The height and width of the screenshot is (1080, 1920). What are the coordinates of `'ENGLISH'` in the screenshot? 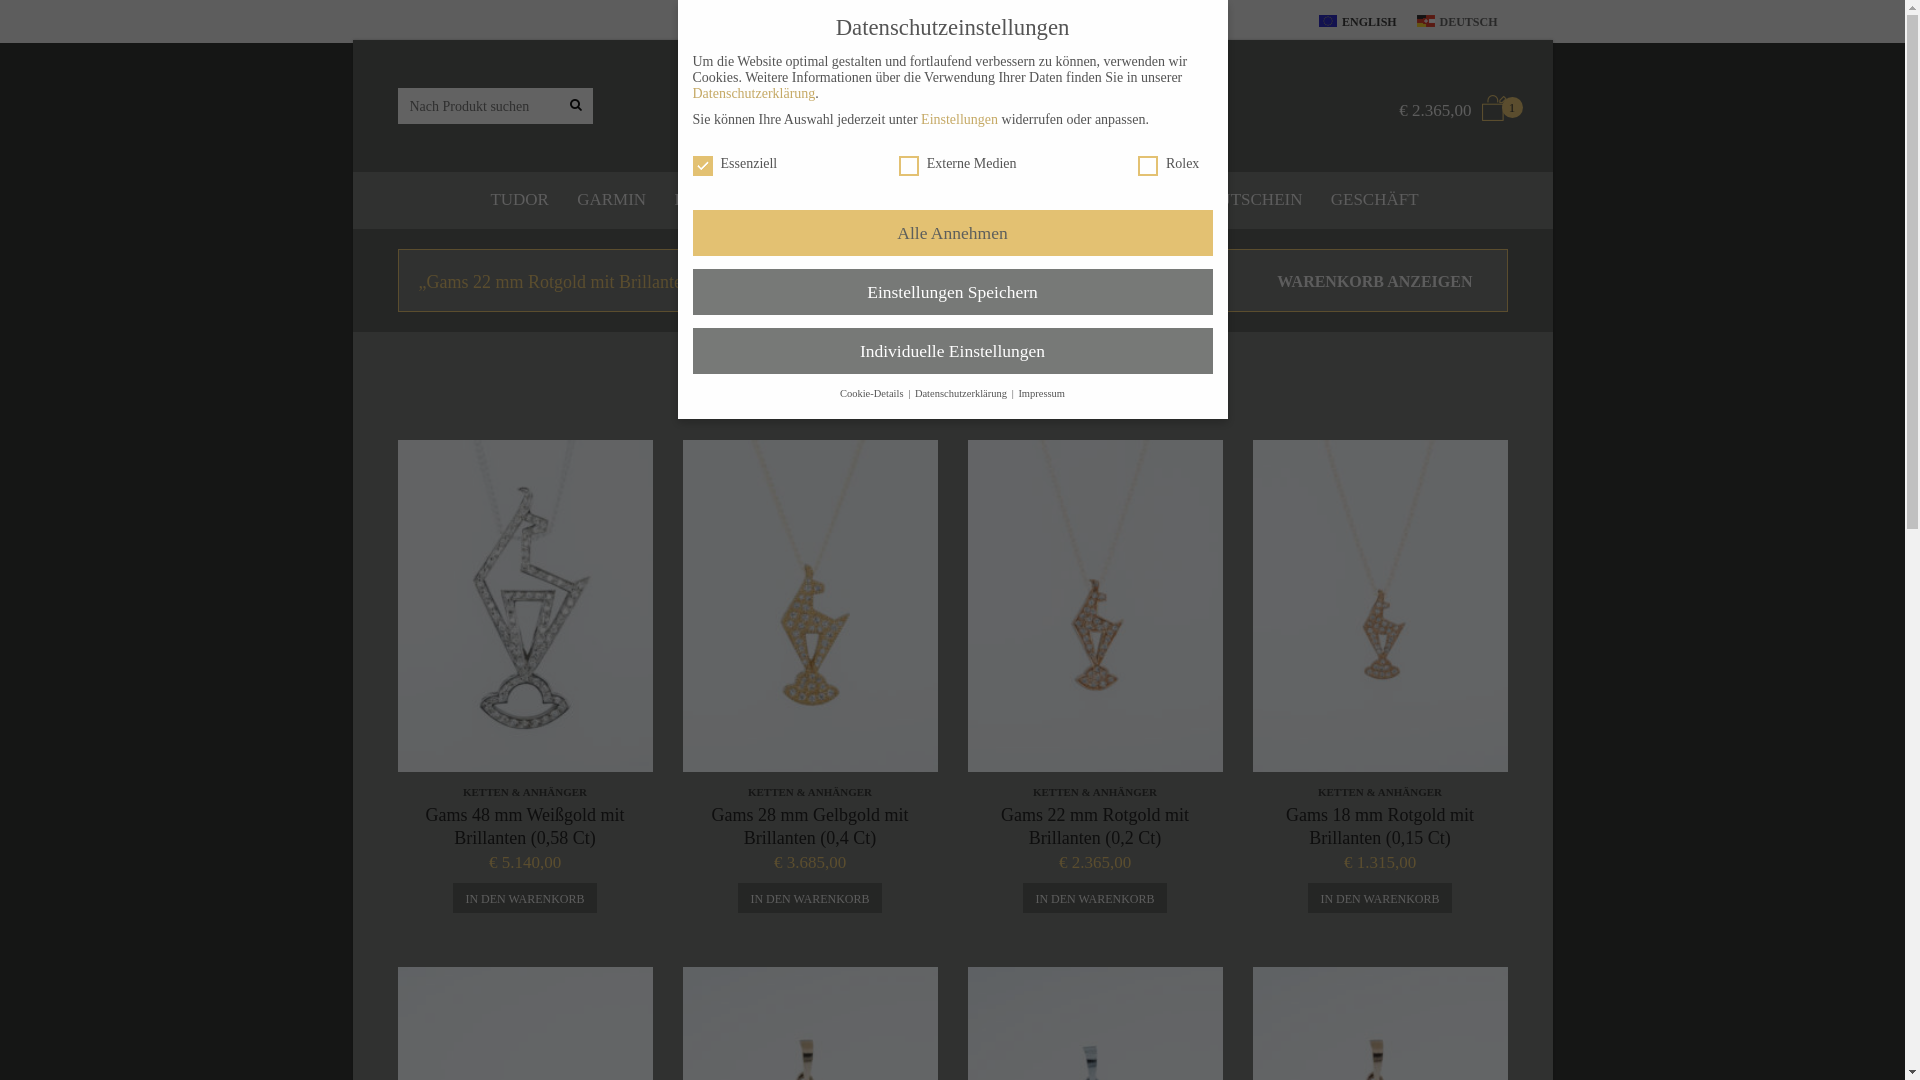 It's located at (1357, 21).